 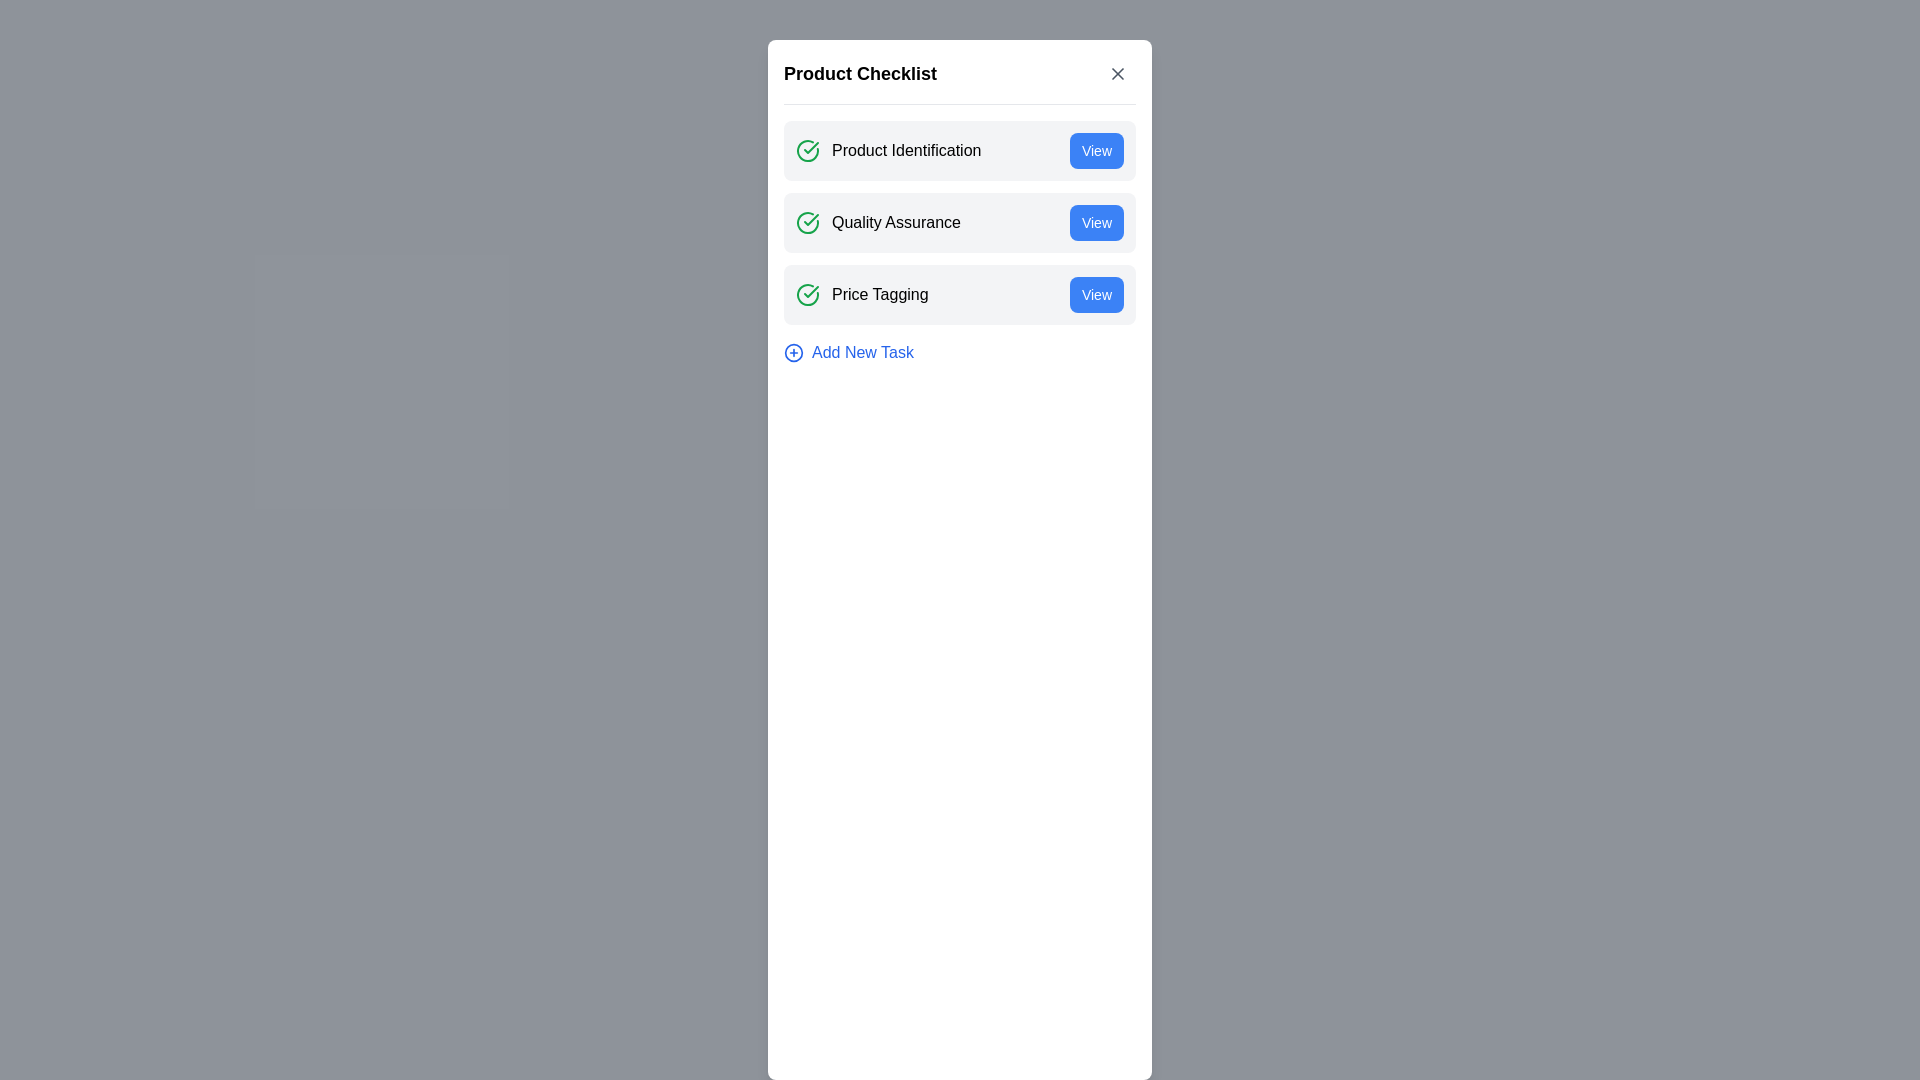 I want to click on the diagonal cross ('X') icon in the top right corner of the header section, so click(x=1117, y=72).